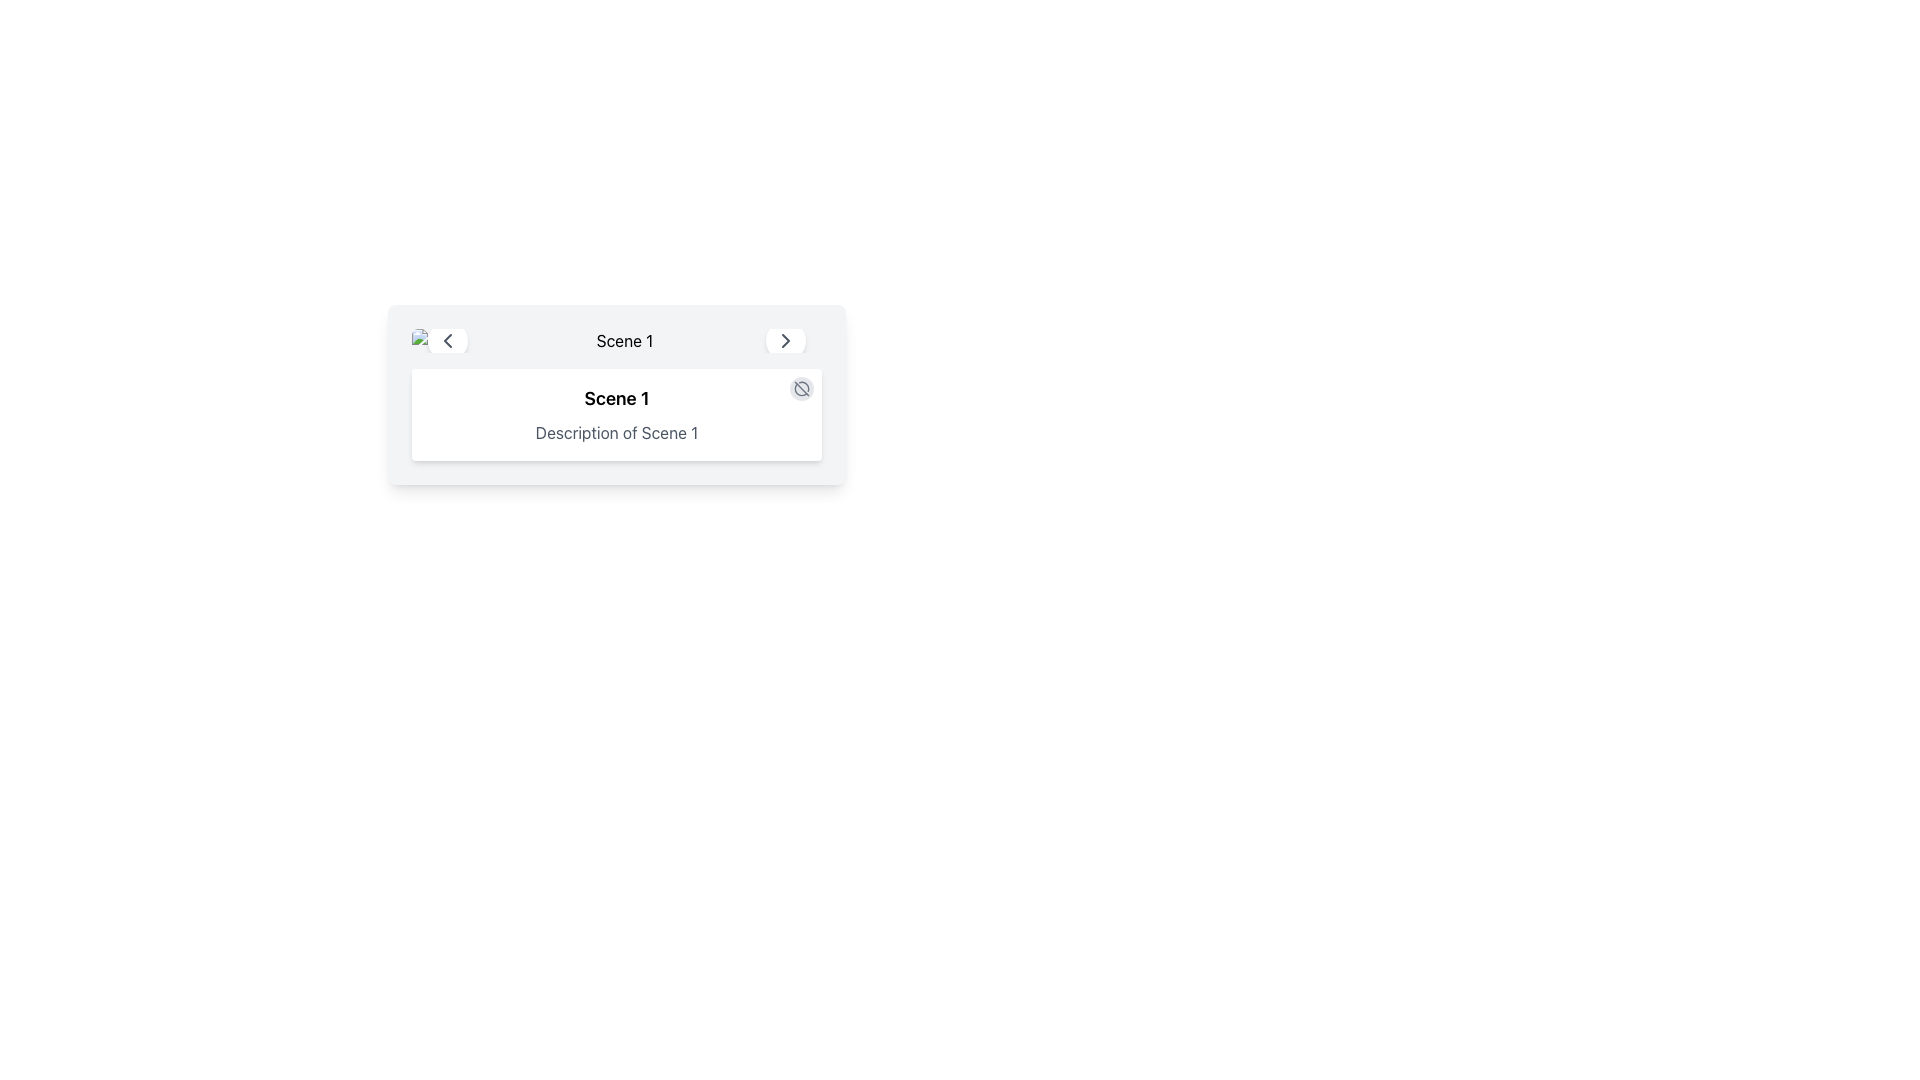  What do you see at coordinates (616, 394) in the screenshot?
I see `the text block that describes 'Scene 1', which is centrally located below the header and flanked by navigation icons` at bounding box center [616, 394].